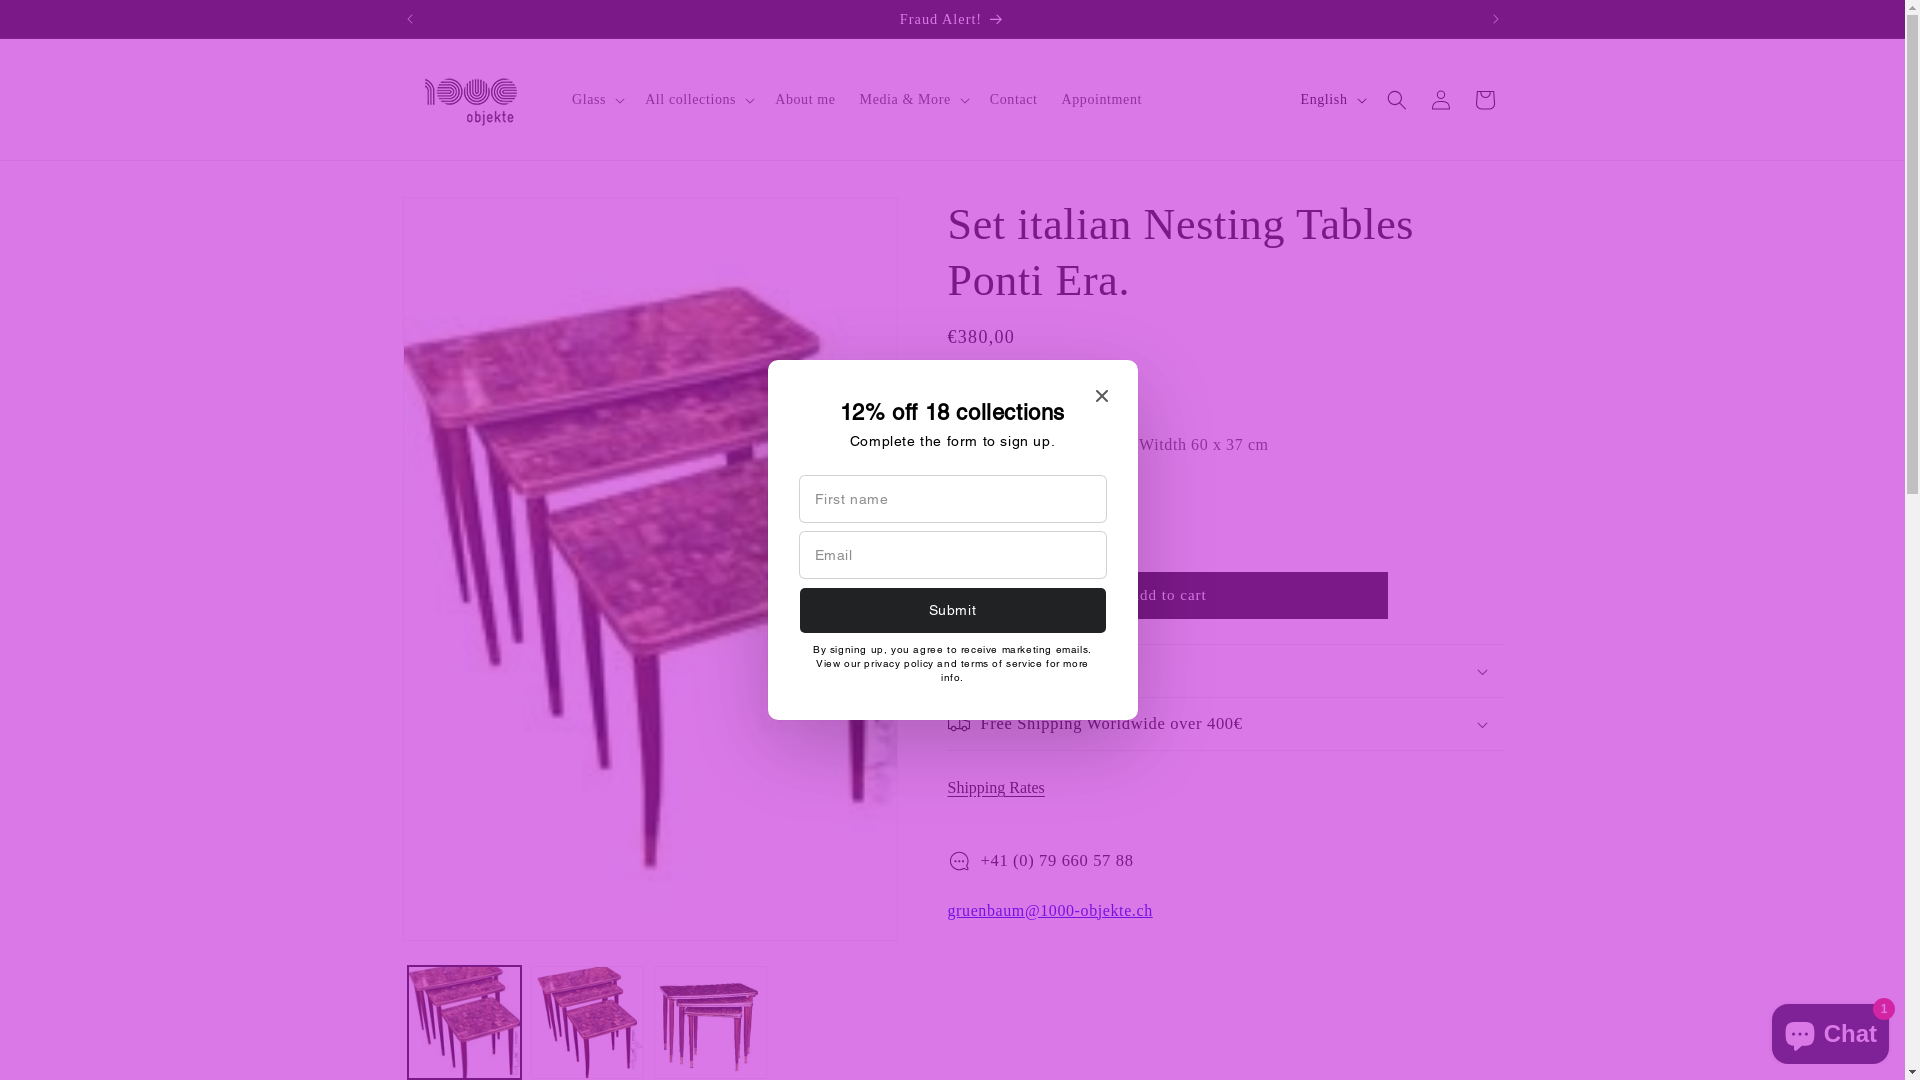 The width and height of the screenshot is (1920, 1080). What do you see at coordinates (1049, 100) in the screenshot?
I see `'Appointment'` at bounding box center [1049, 100].